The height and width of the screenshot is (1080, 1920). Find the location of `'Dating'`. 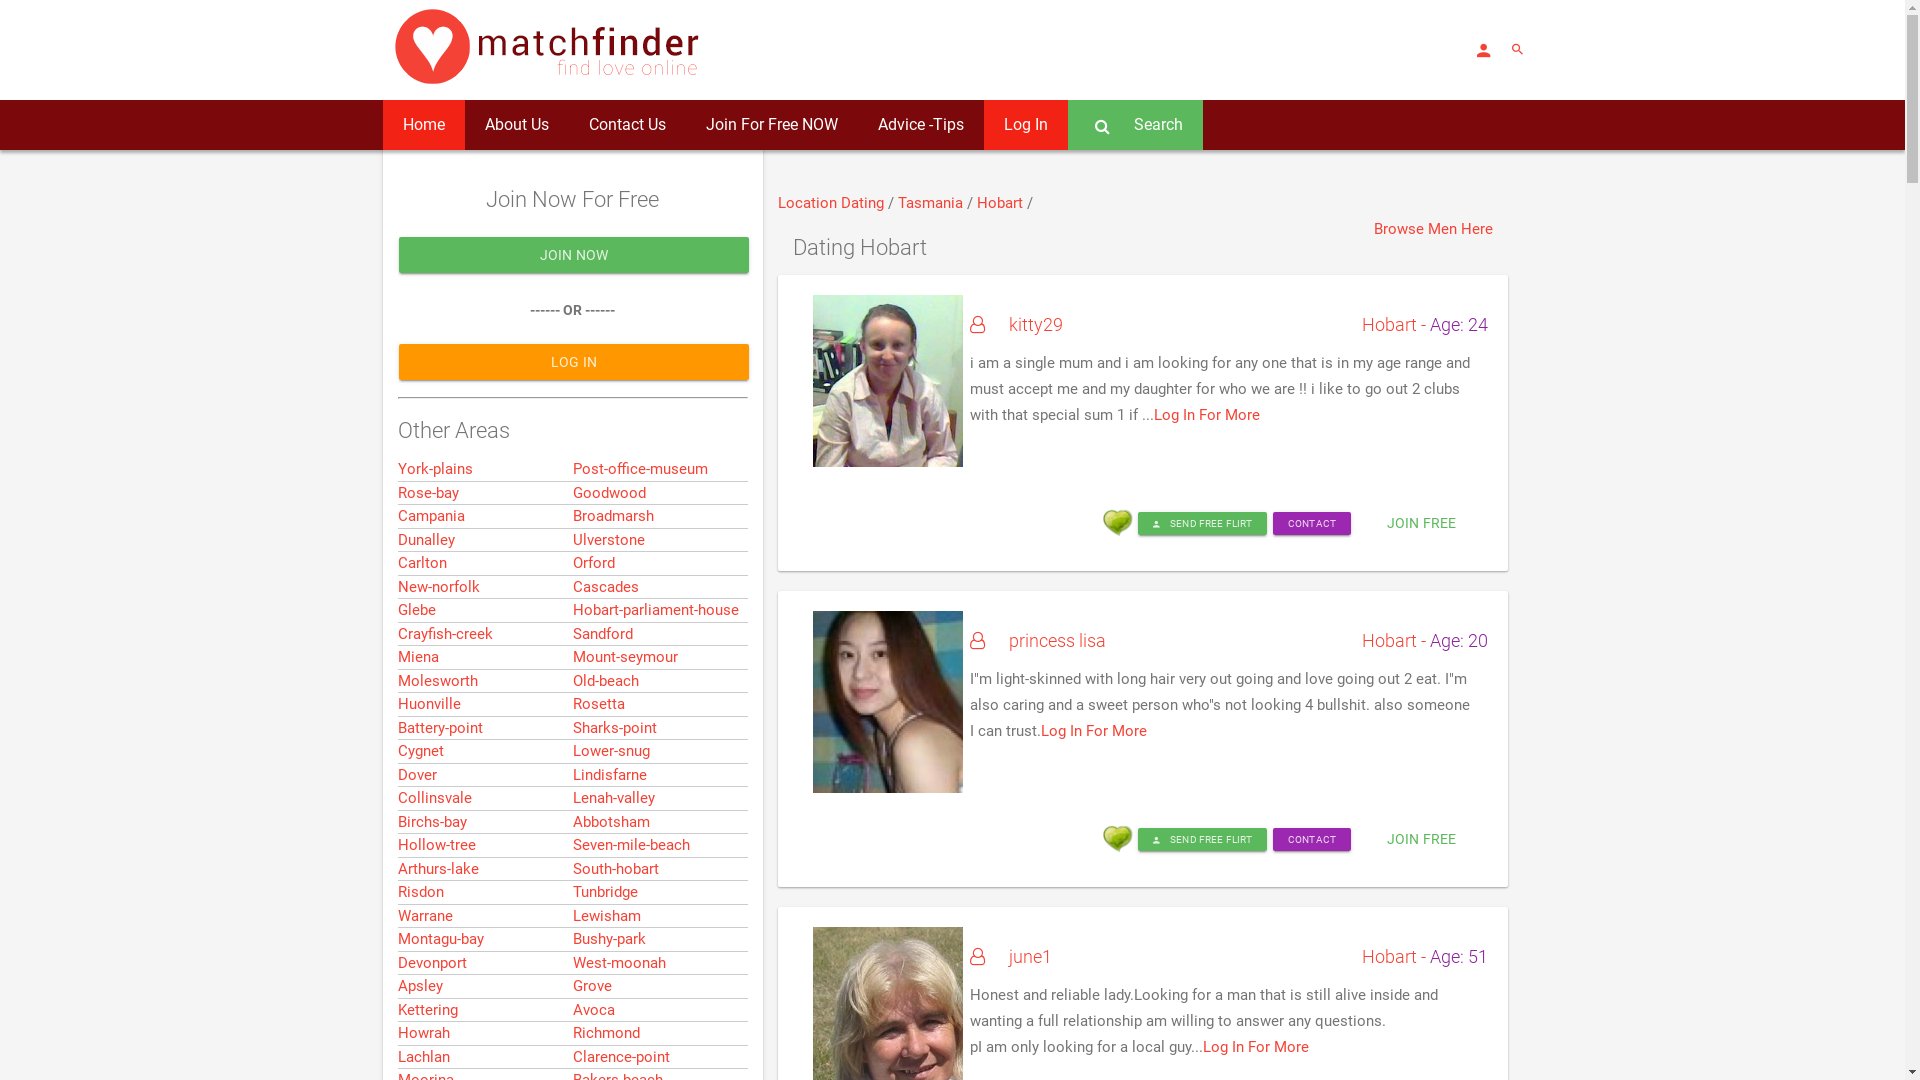

'Dating' is located at coordinates (840, 203).